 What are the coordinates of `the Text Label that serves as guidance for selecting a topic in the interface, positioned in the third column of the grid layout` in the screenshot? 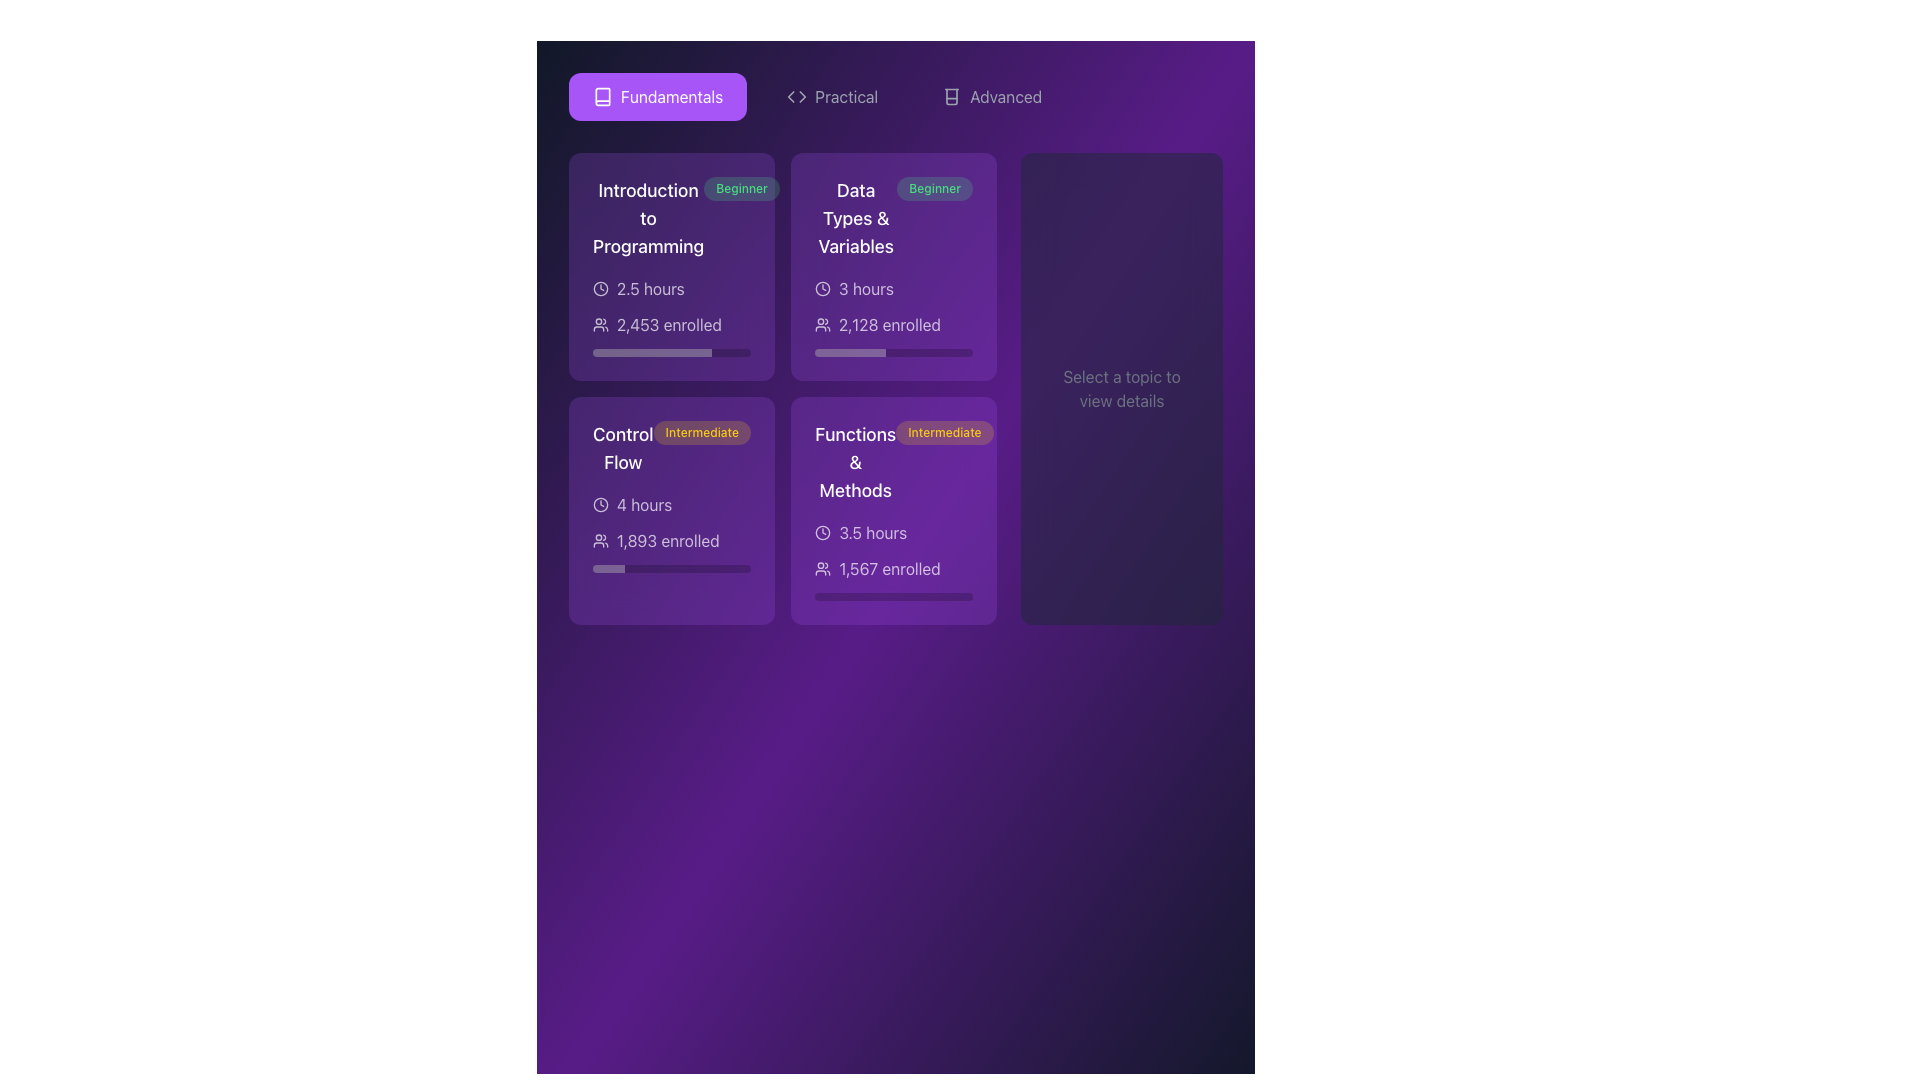 It's located at (1122, 389).